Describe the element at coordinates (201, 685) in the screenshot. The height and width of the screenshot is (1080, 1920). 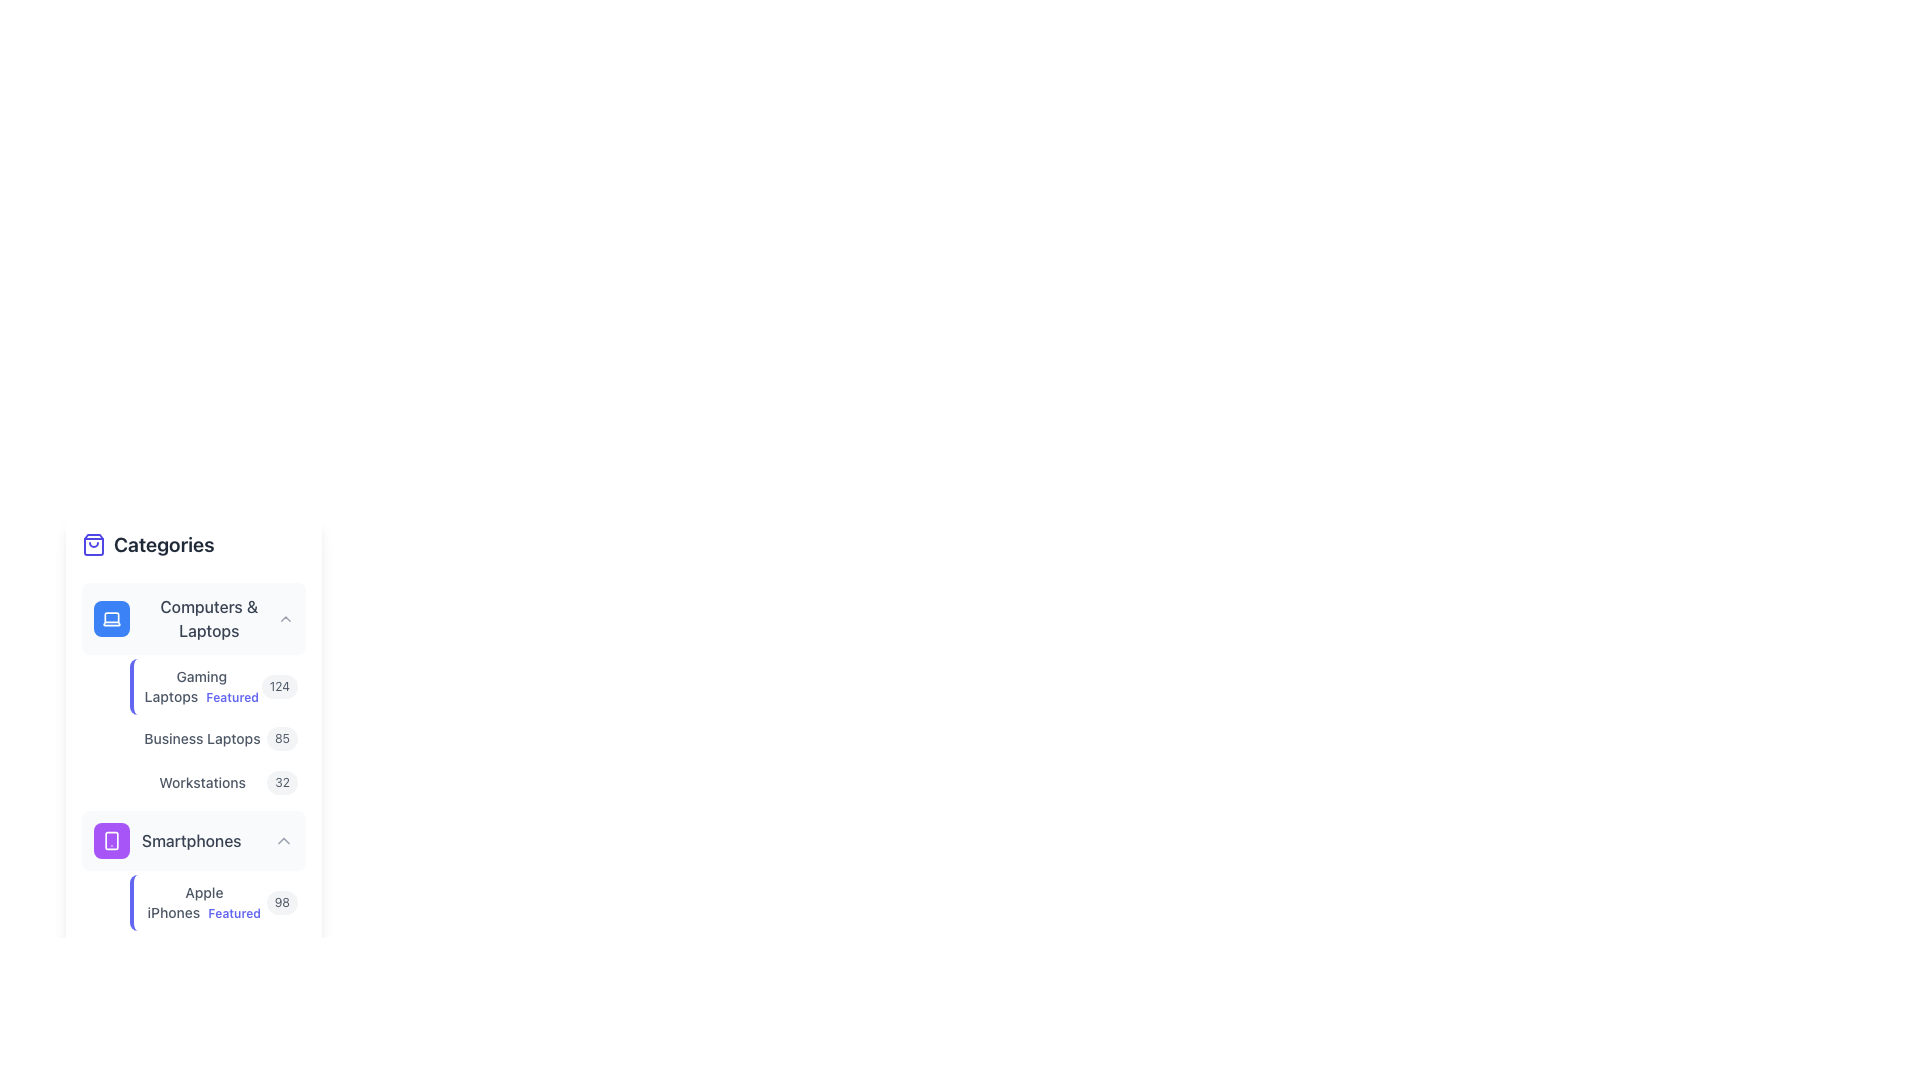
I see `the 'Gaming Laptops' link, which has a smaller 'Featured' label in blue` at that location.